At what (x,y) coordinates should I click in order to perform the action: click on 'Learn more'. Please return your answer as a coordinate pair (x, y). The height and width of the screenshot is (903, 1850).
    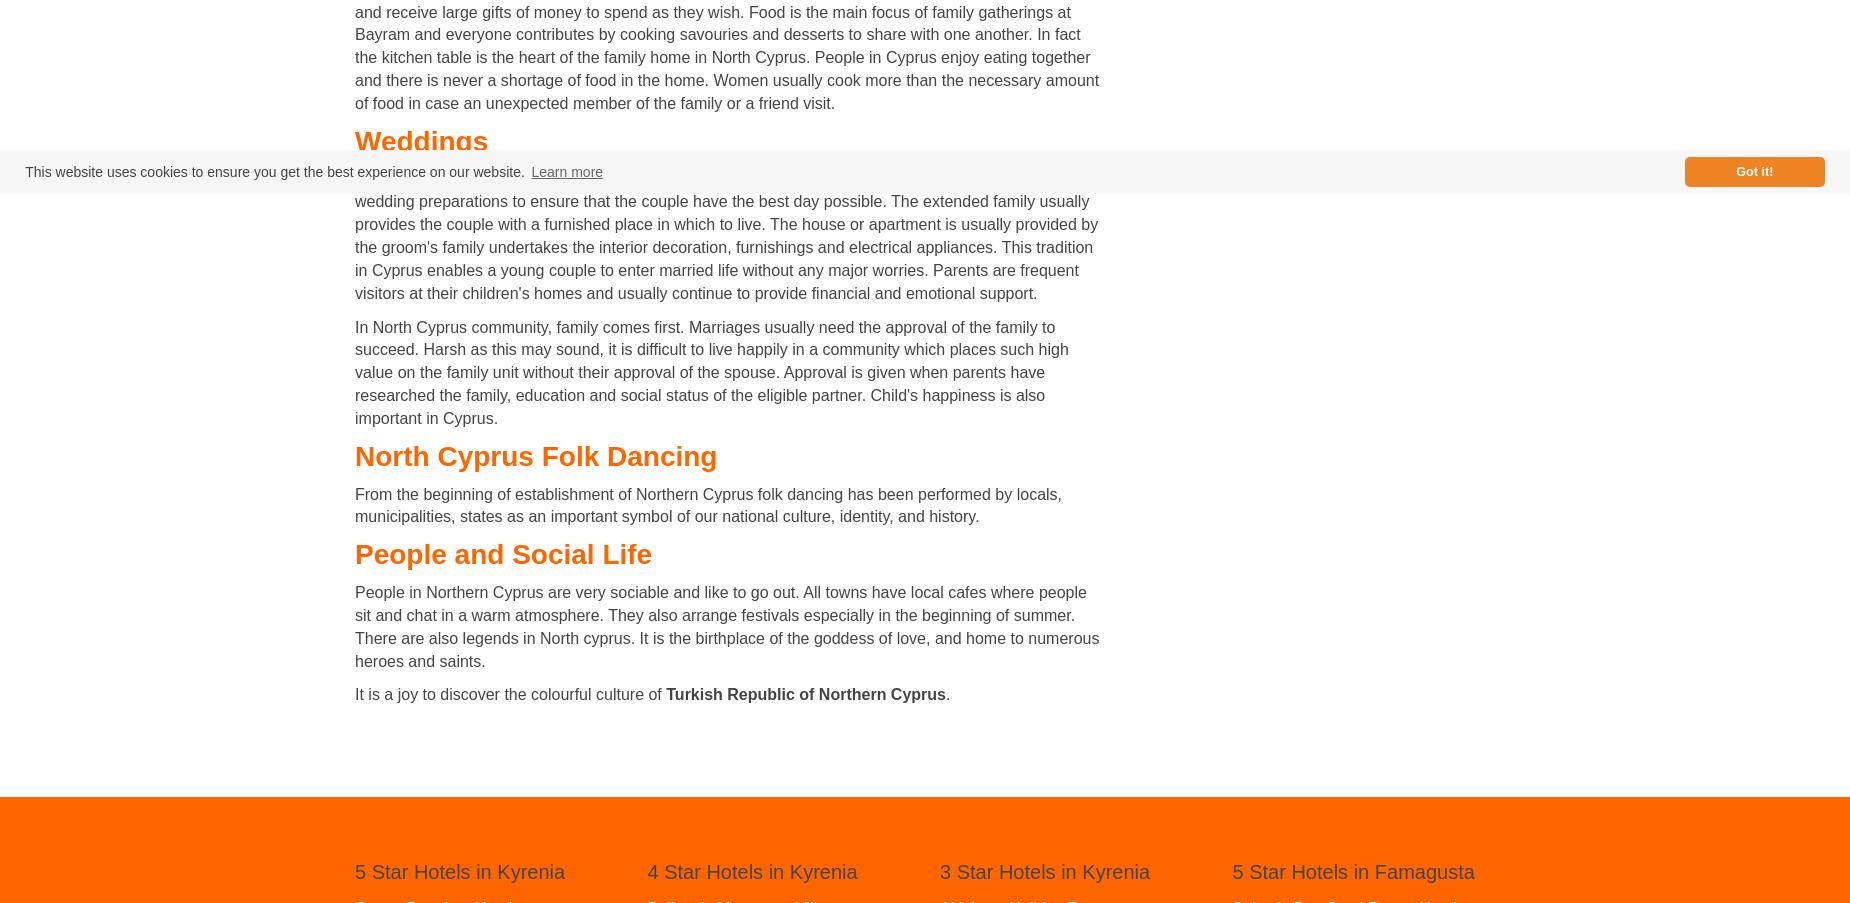
    Looking at the image, I should click on (567, 171).